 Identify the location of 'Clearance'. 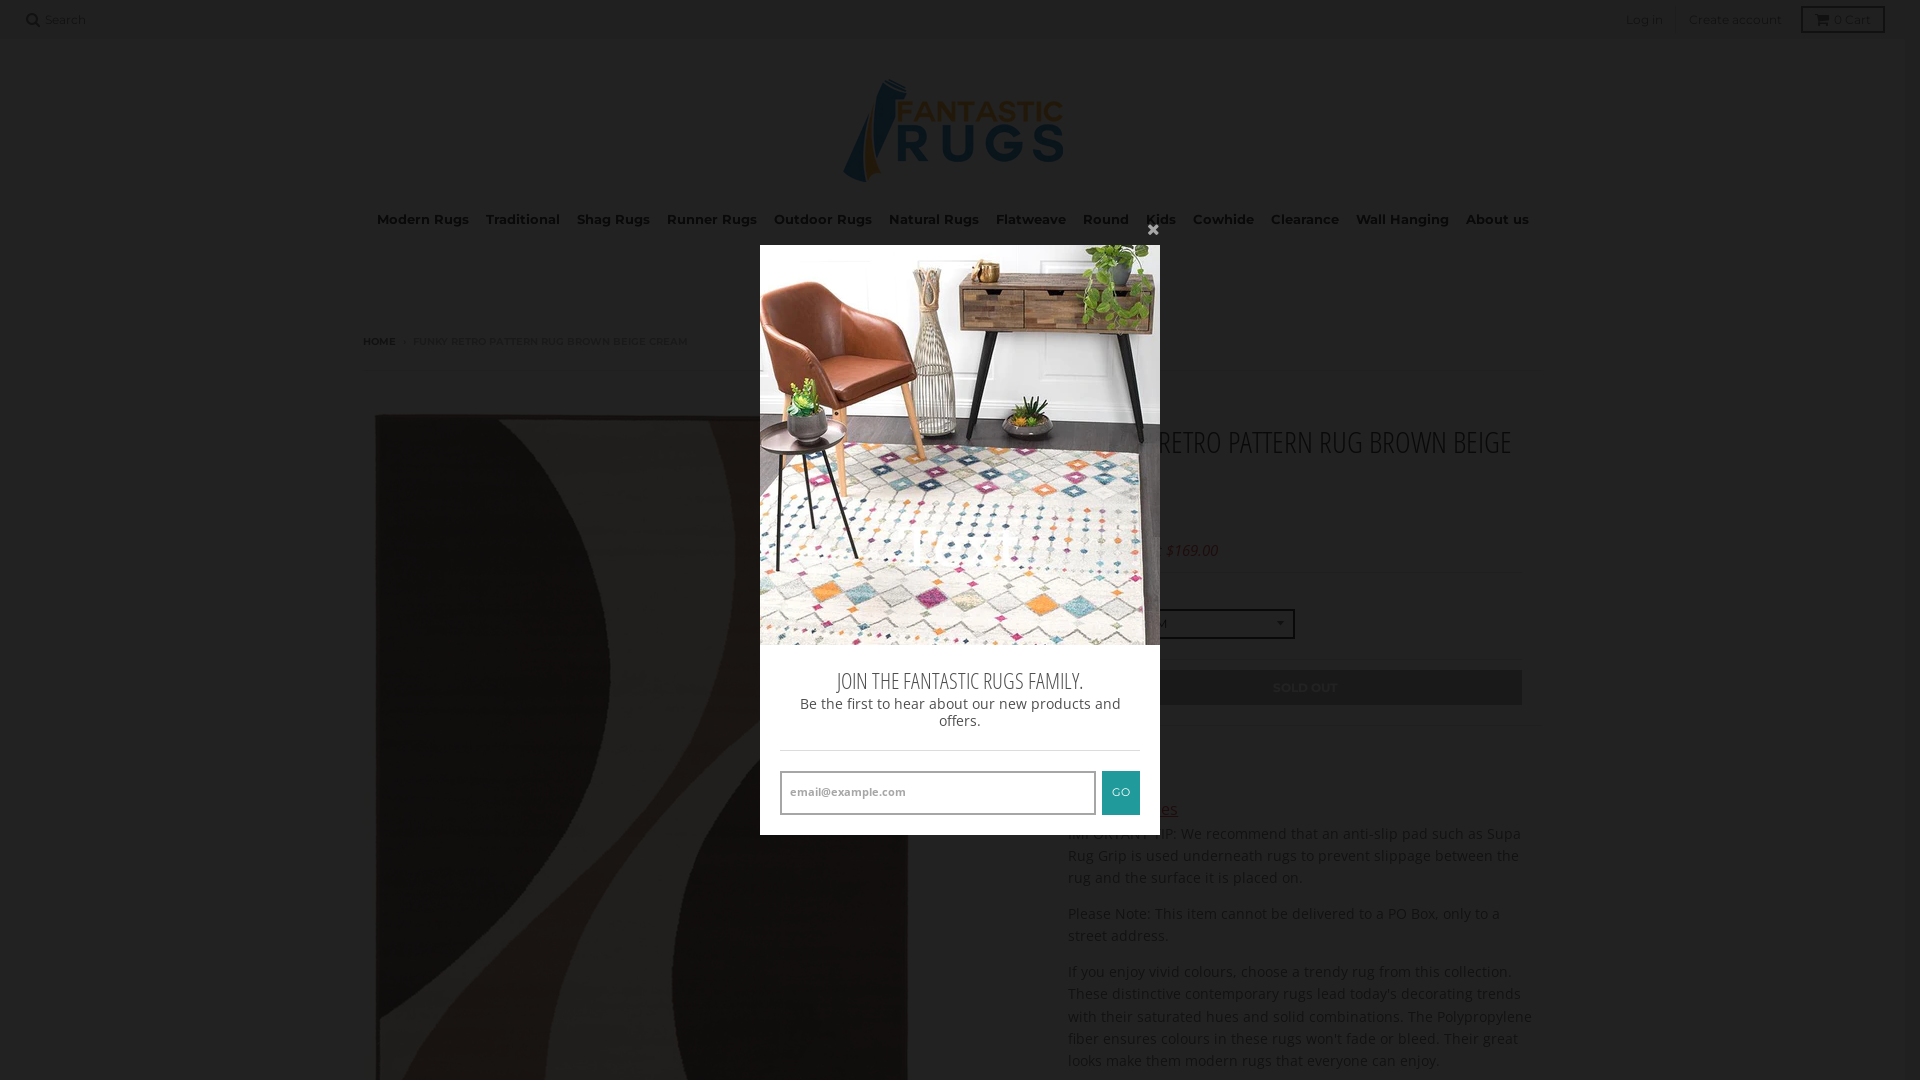
(1262, 219).